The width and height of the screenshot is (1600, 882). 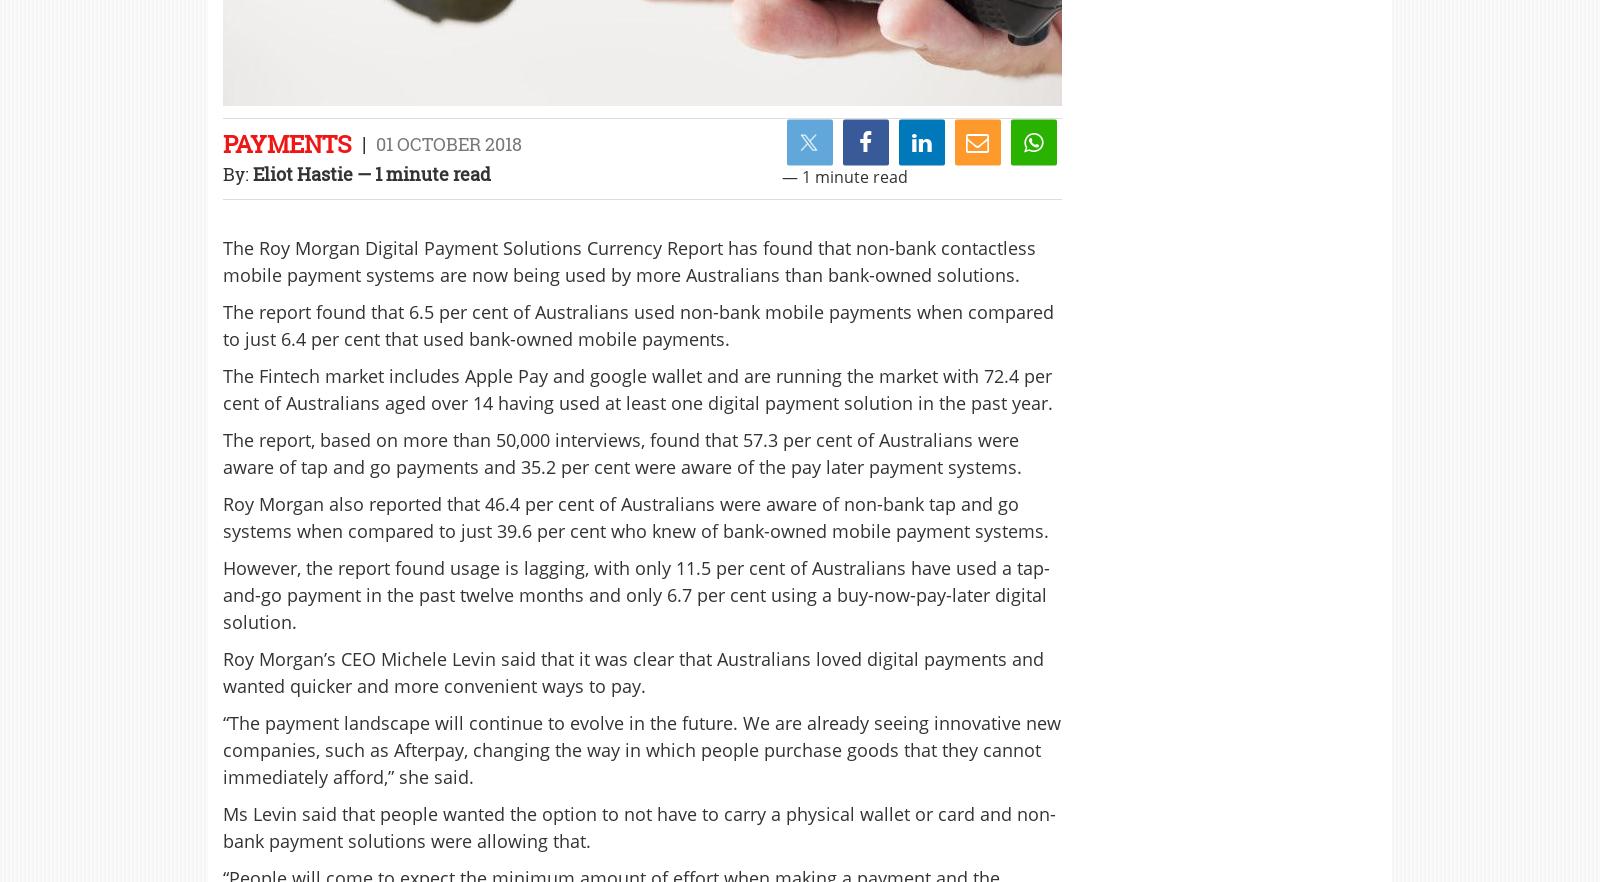 I want to click on '|', so click(x=364, y=144).